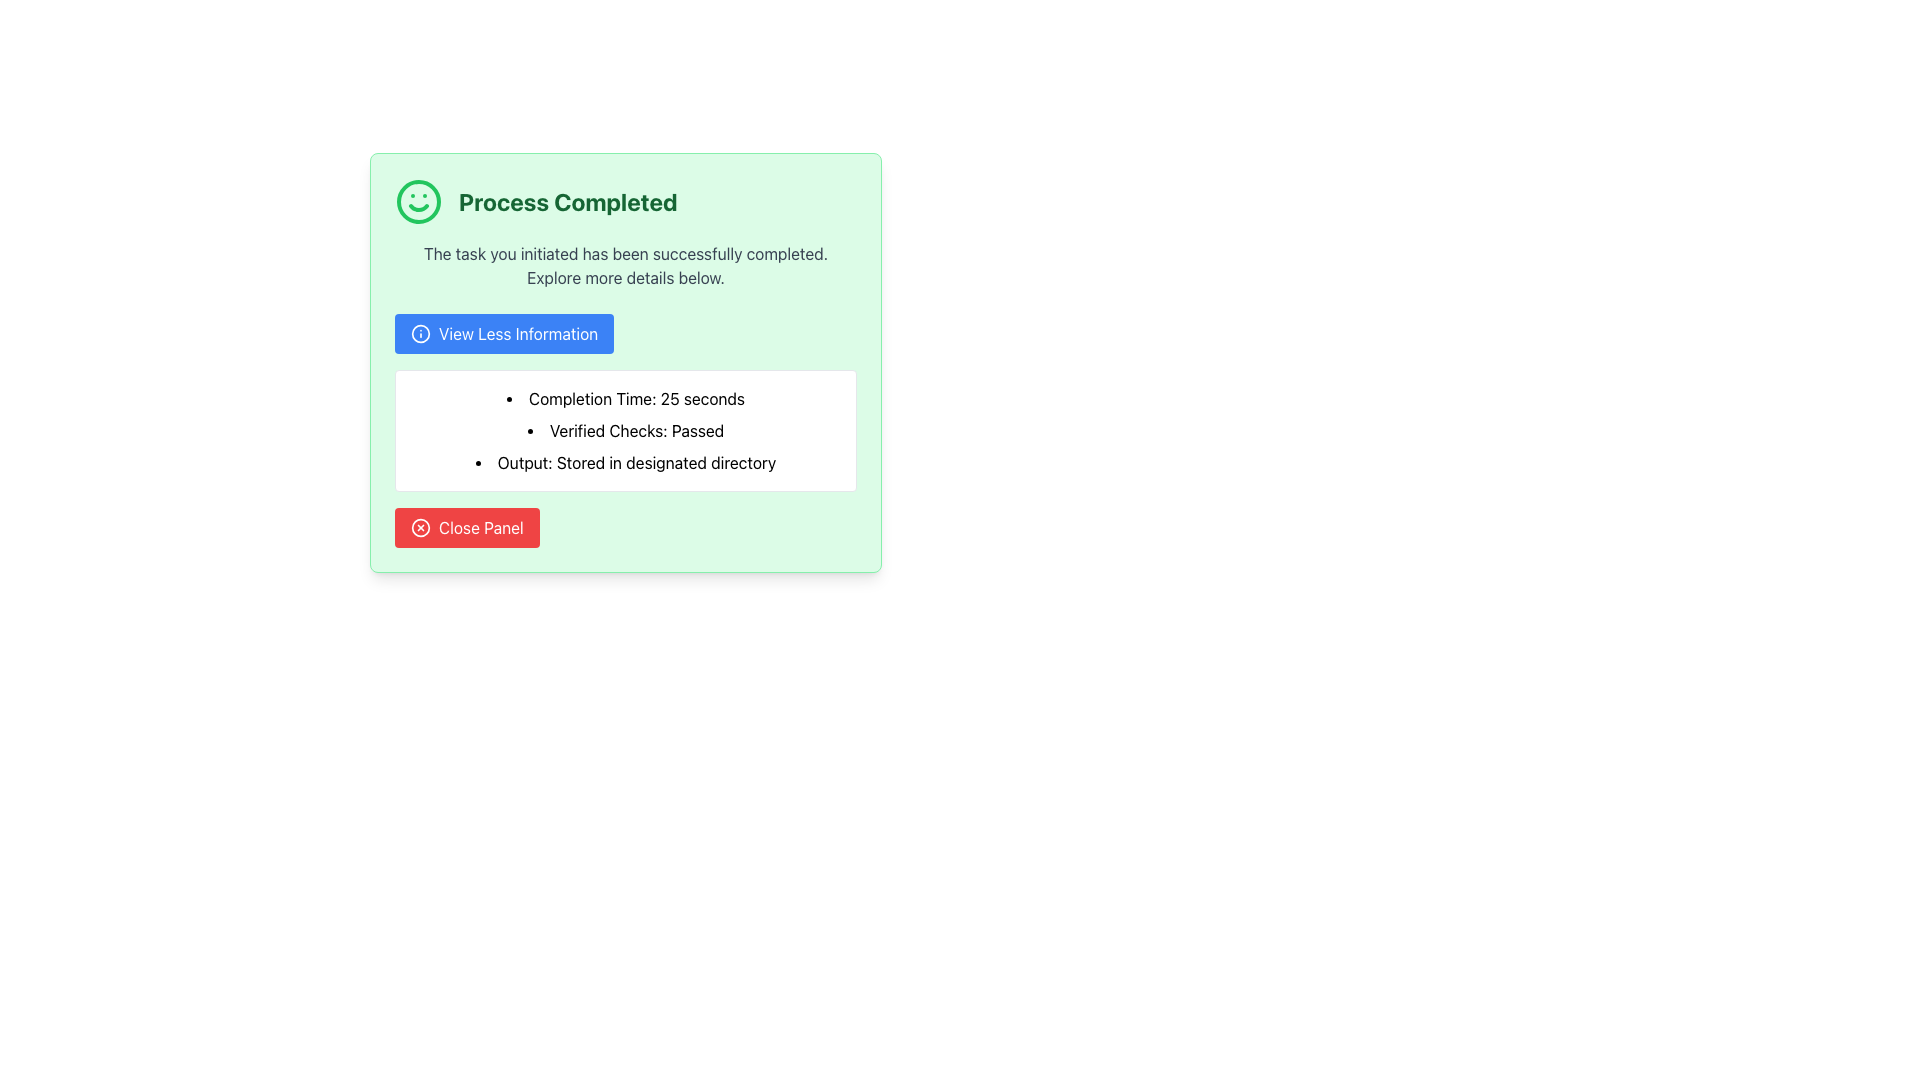 This screenshot has height=1080, width=1920. Describe the element at coordinates (624, 201) in the screenshot. I see `the Status Message Group that displays a green smiley face icon and bold text 'Process Completed', indicating a success message` at that location.